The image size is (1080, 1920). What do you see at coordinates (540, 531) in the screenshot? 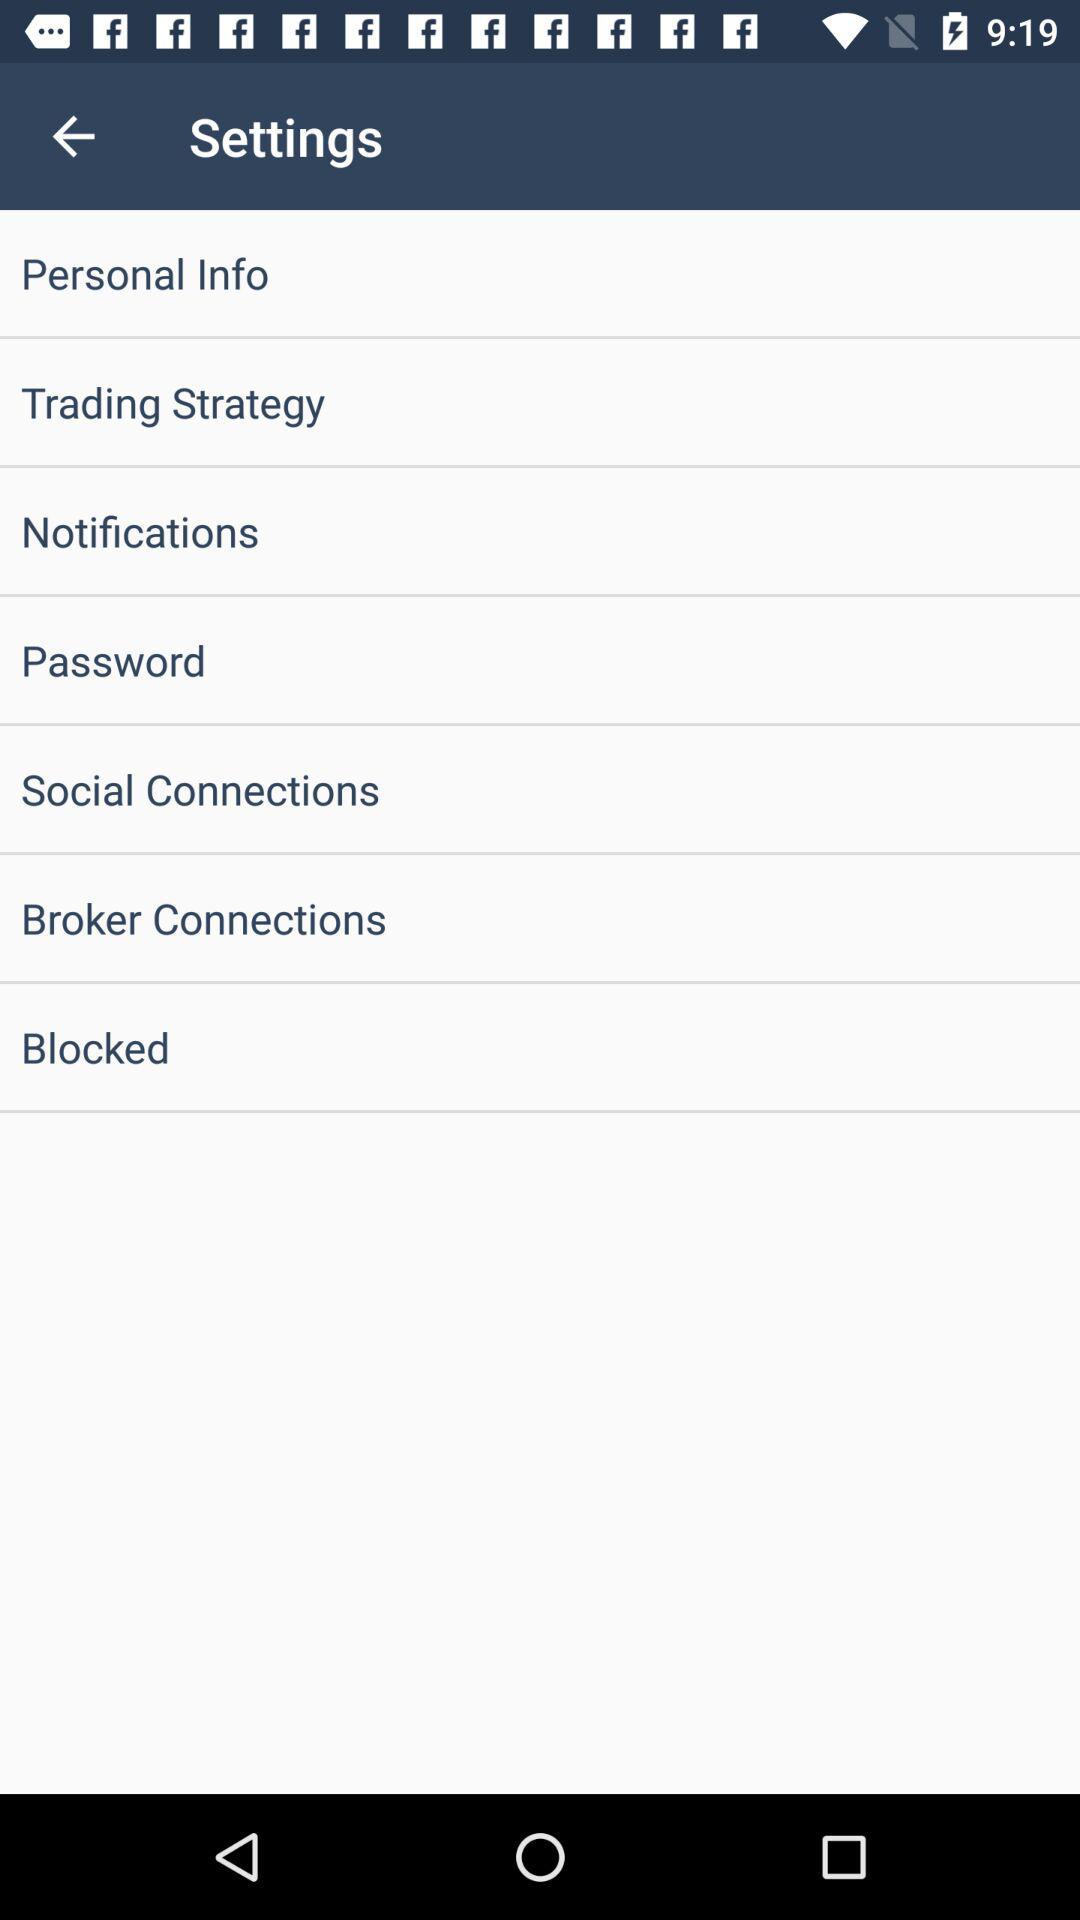
I see `the item above password icon` at bounding box center [540, 531].